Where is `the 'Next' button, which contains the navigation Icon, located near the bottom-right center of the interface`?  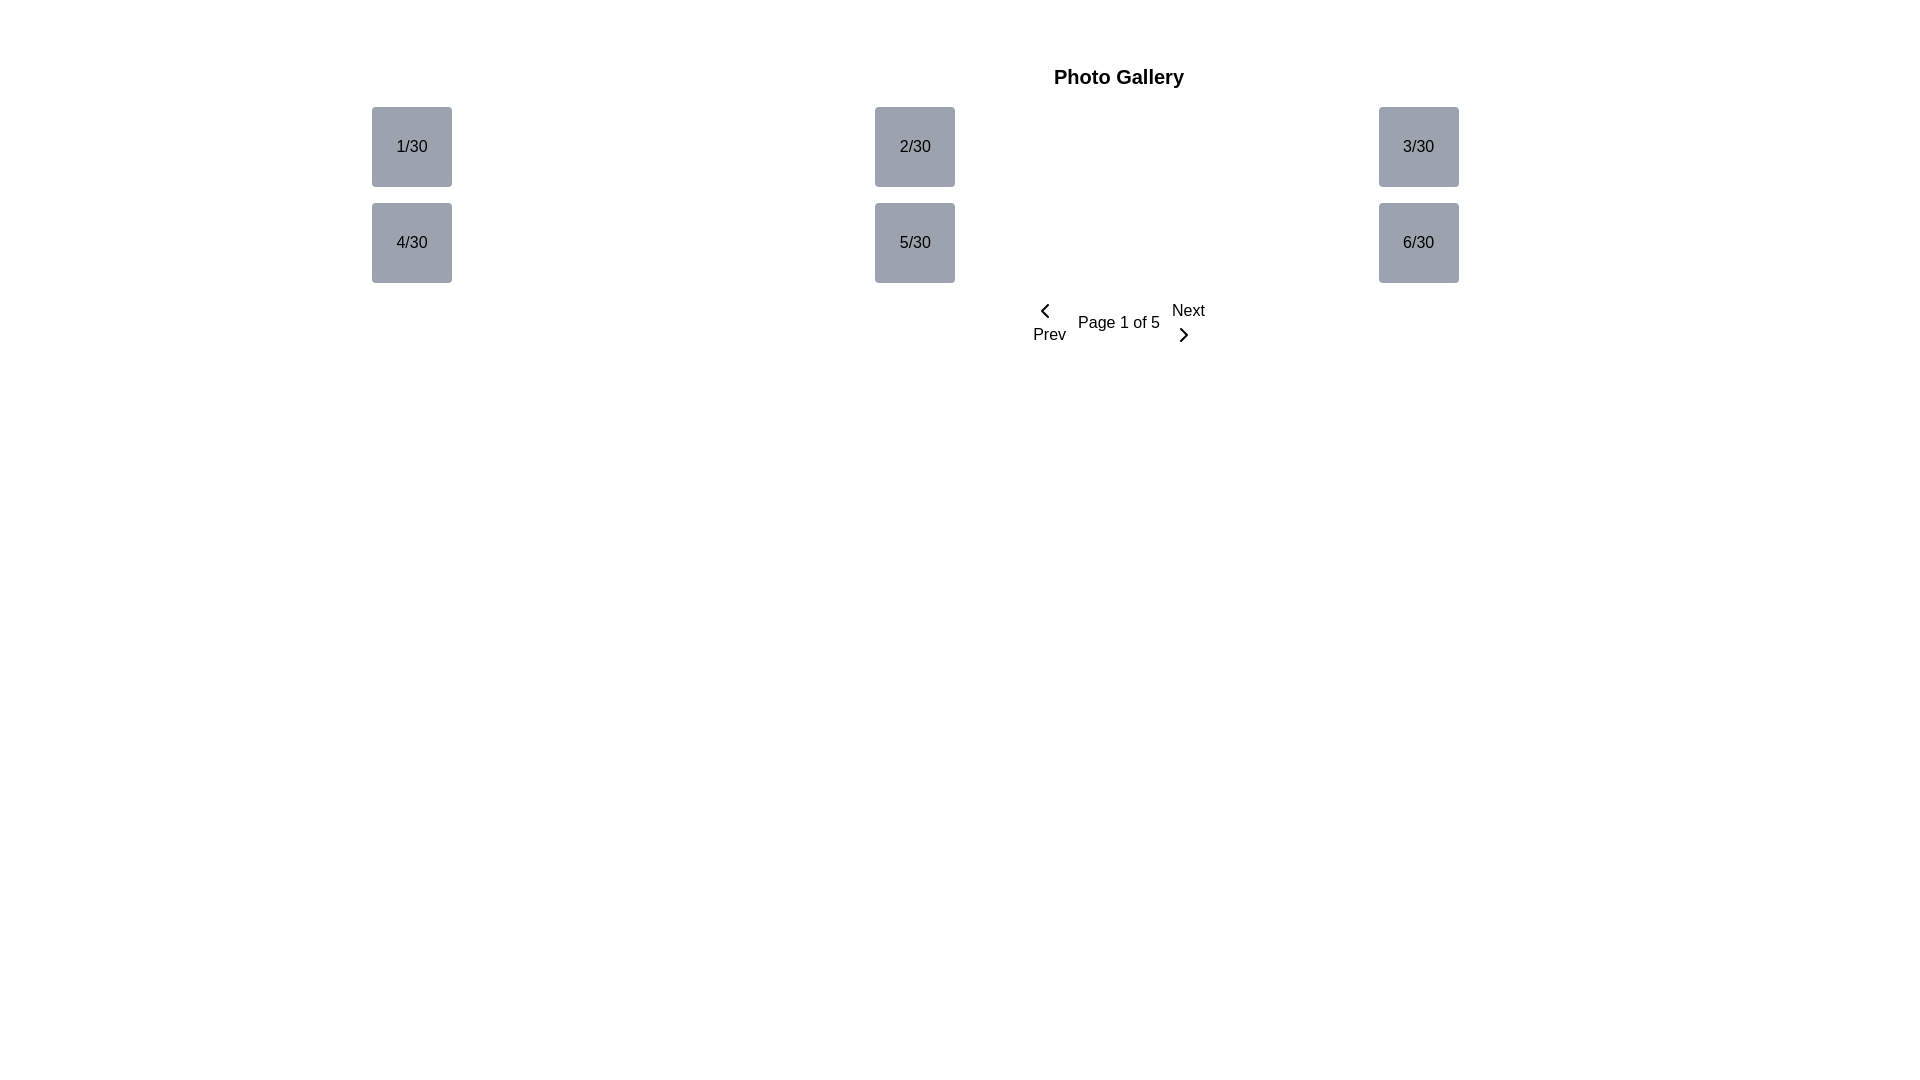 the 'Next' button, which contains the navigation Icon, located near the bottom-right center of the interface is located at coordinates (1183, 334).